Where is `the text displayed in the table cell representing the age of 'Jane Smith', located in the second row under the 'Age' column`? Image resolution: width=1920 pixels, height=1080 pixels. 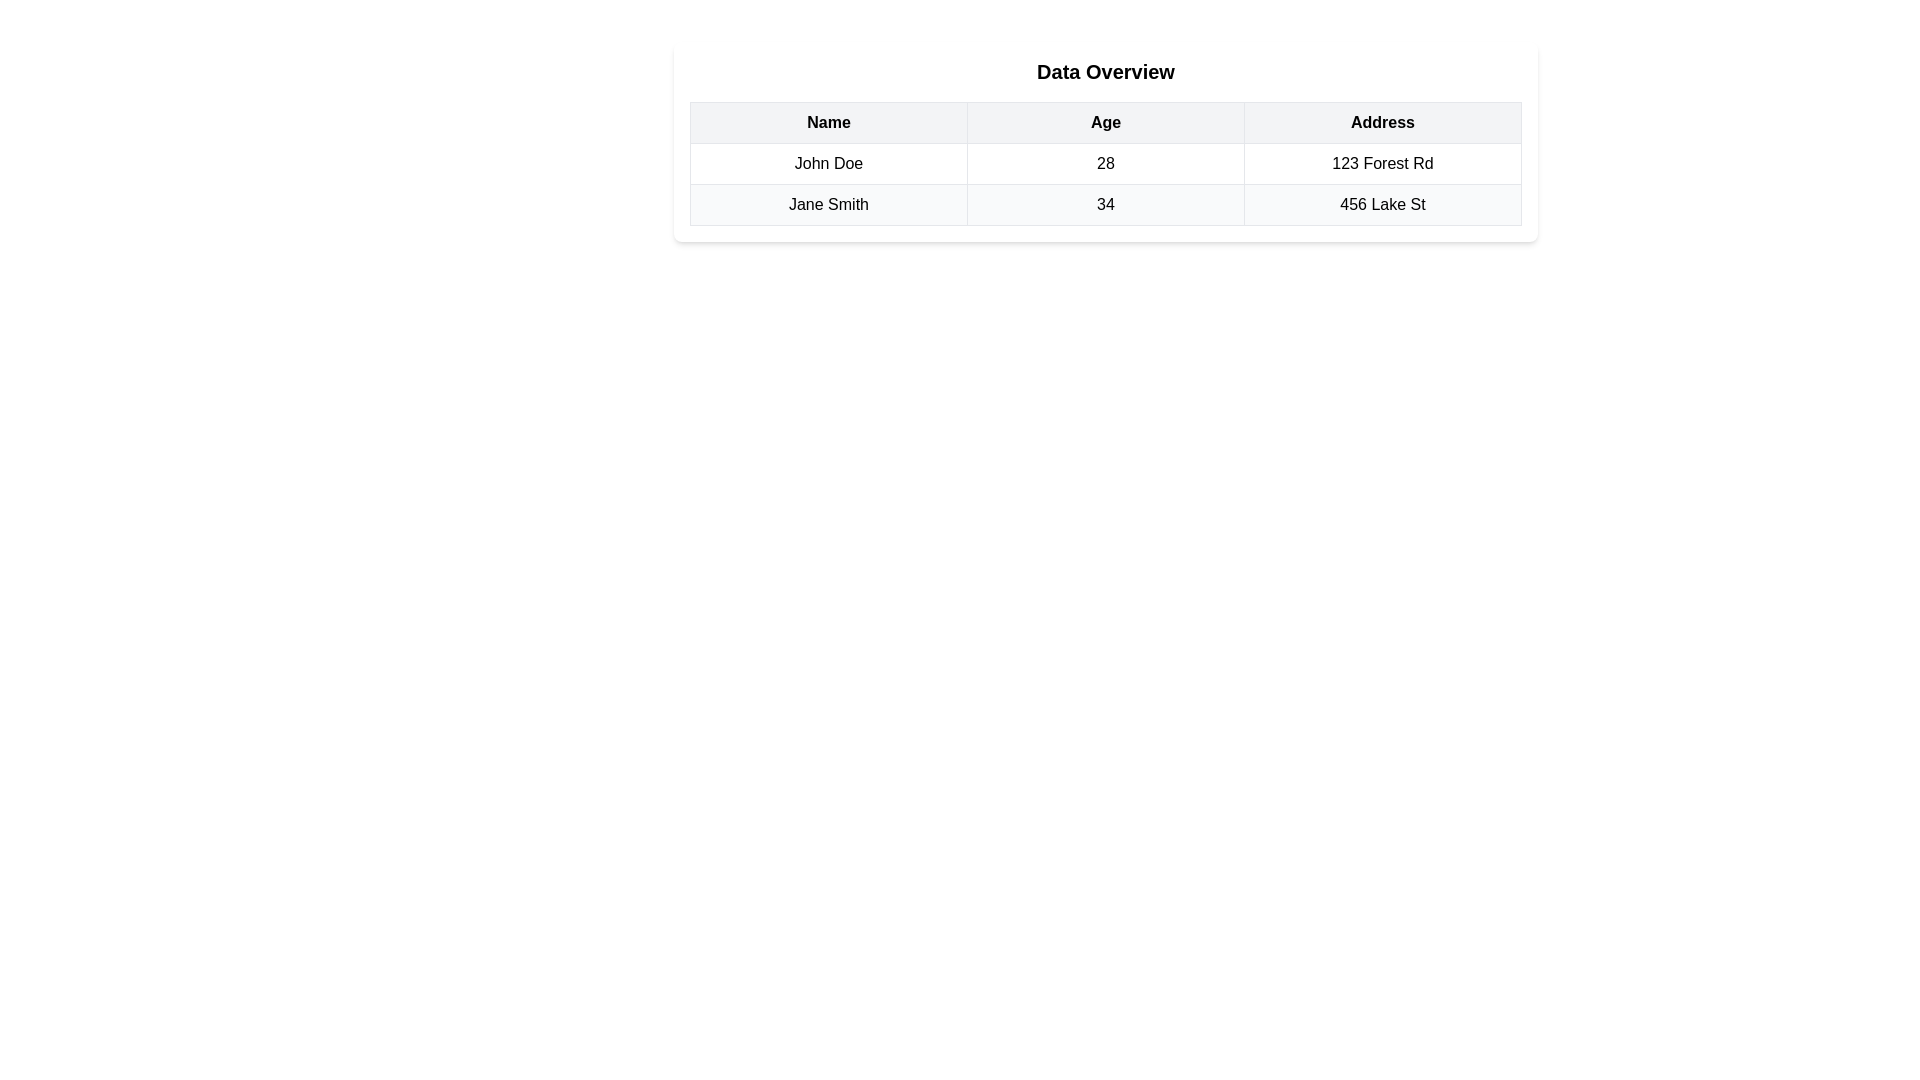 the text displayed in the table cell representing the age of 'Jane Smith', located in the second row under the 'Age' column is located at coordinates (1104, 204).